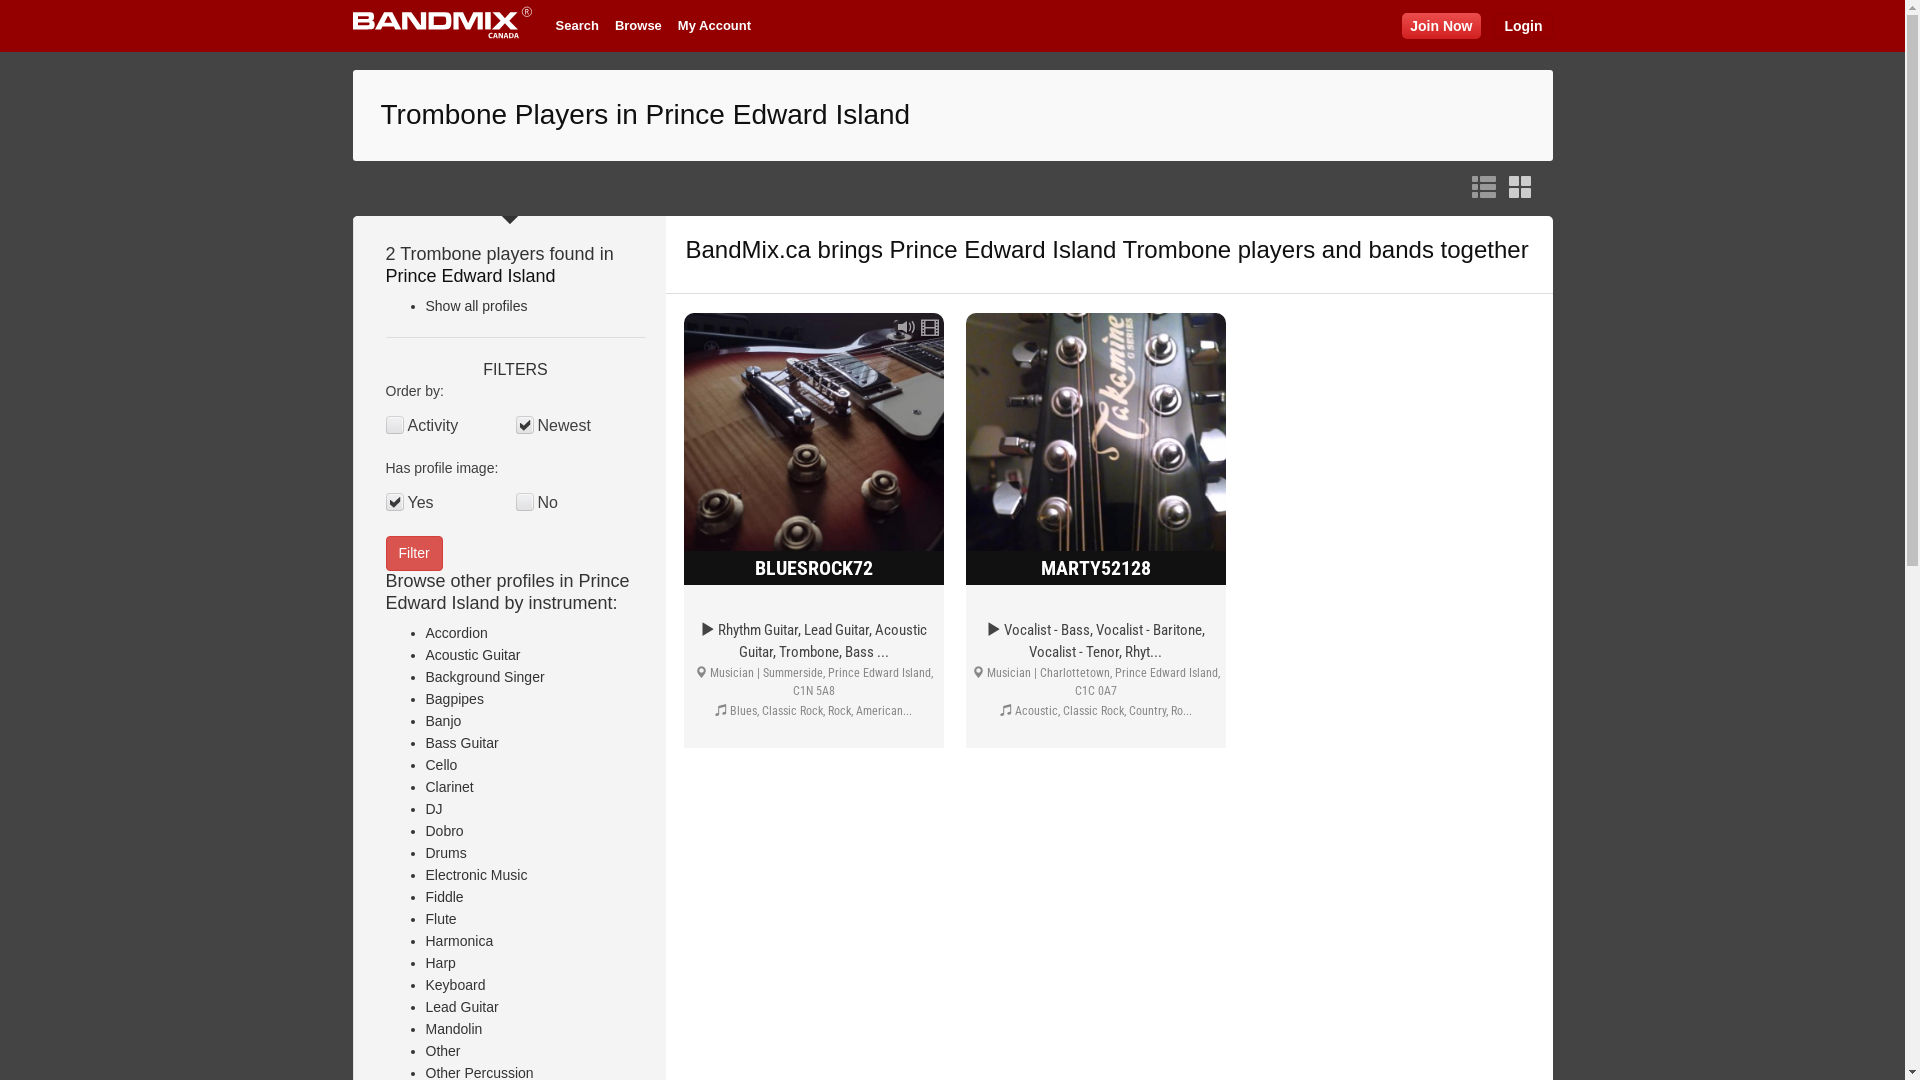  I want to click on 'Search', so click(547, 26).